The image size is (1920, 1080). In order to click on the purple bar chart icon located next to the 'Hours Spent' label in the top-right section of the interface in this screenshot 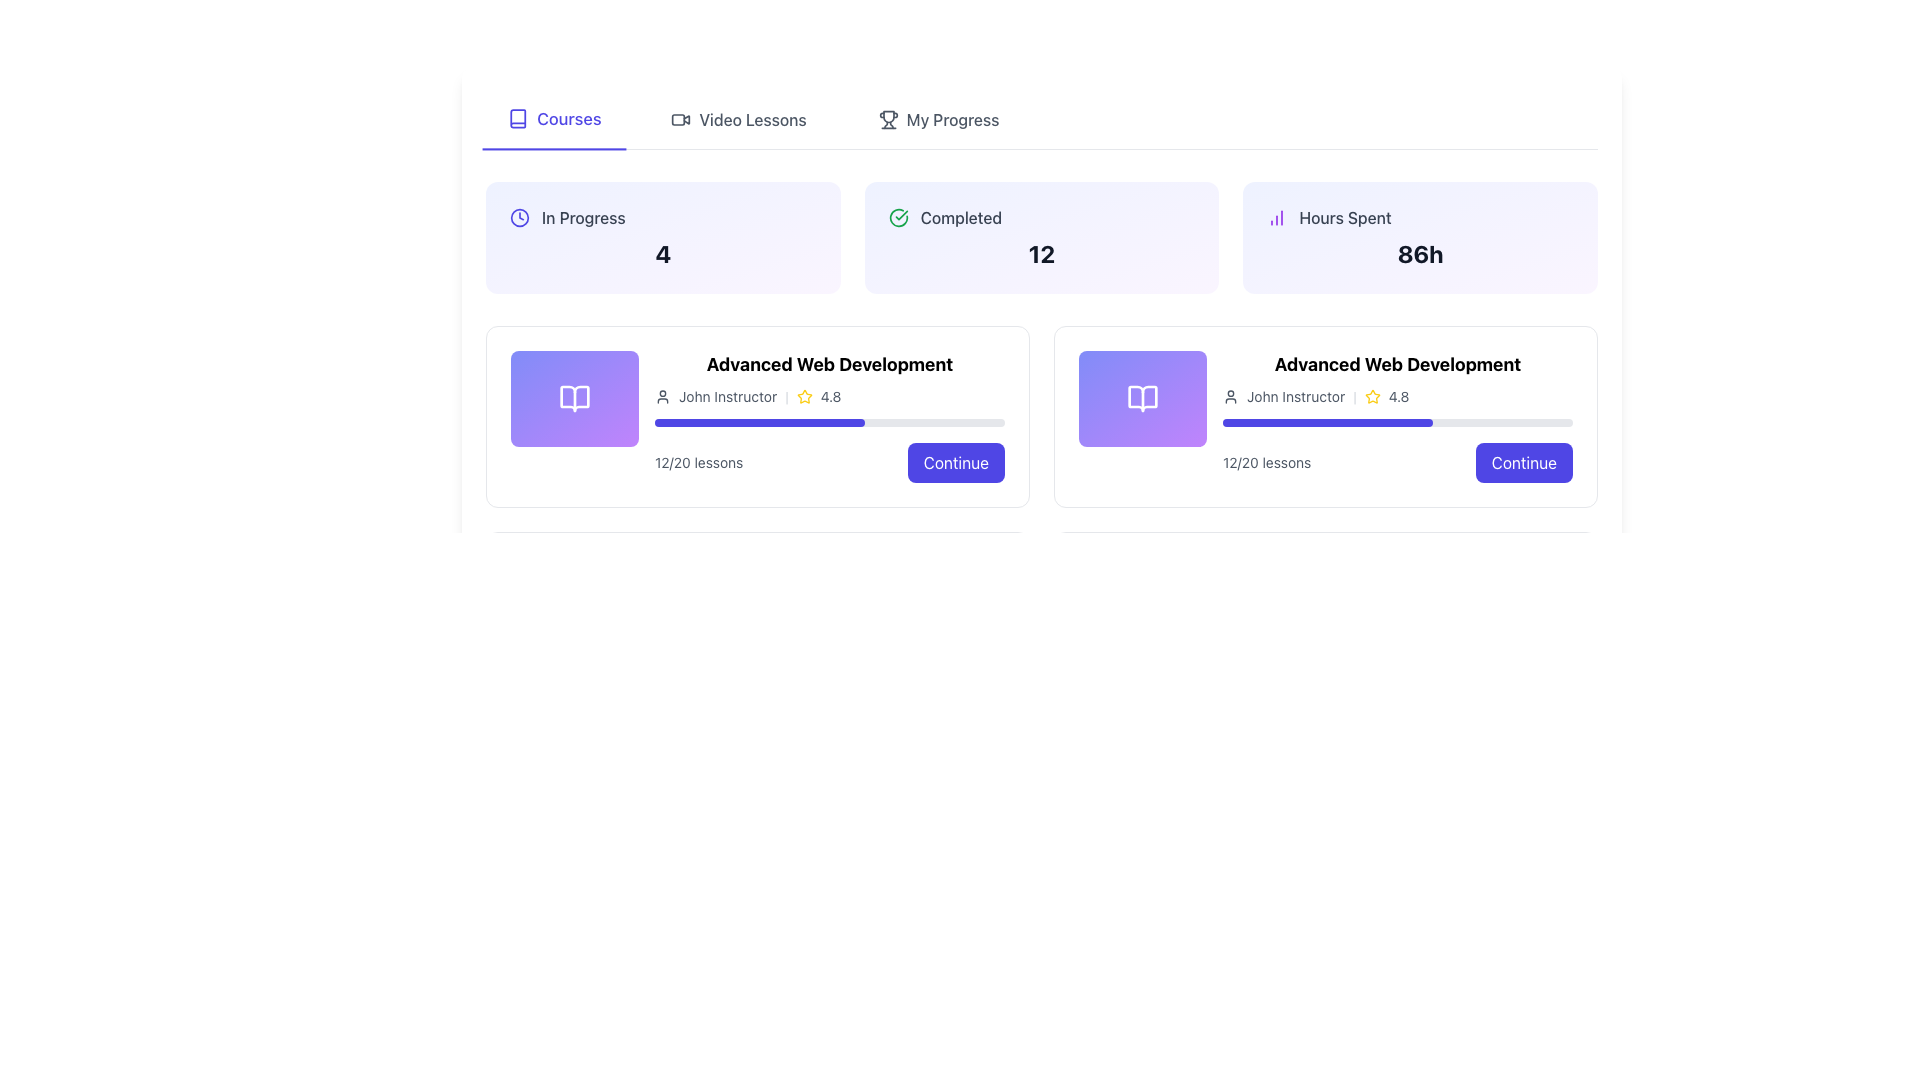, I will do `click(1276, 218)`.